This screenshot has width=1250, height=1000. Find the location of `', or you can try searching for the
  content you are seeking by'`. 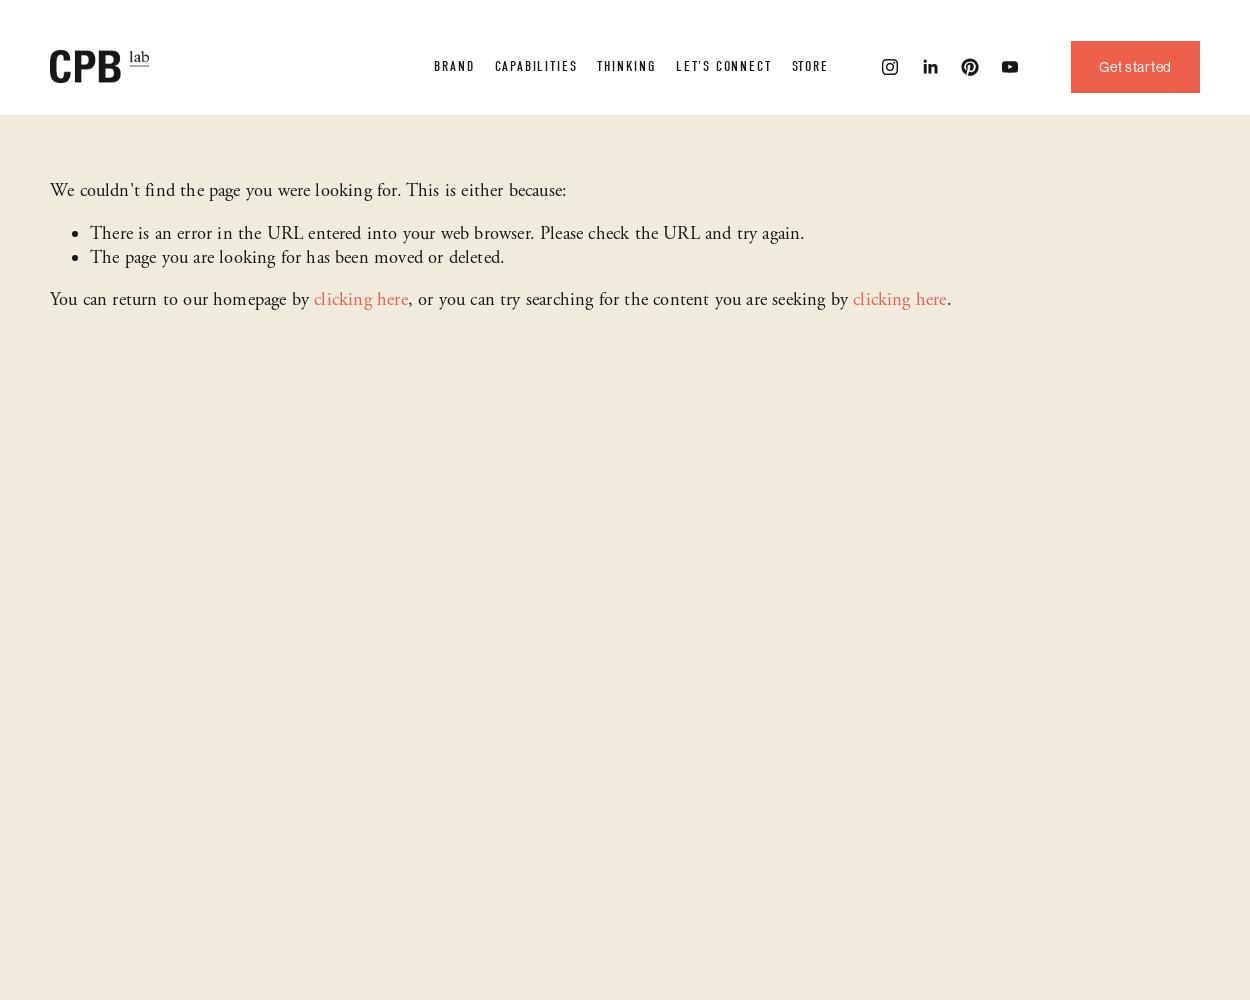

', or you can try searching for the
  content you are seeking by' is located at coordinates (630, 300).